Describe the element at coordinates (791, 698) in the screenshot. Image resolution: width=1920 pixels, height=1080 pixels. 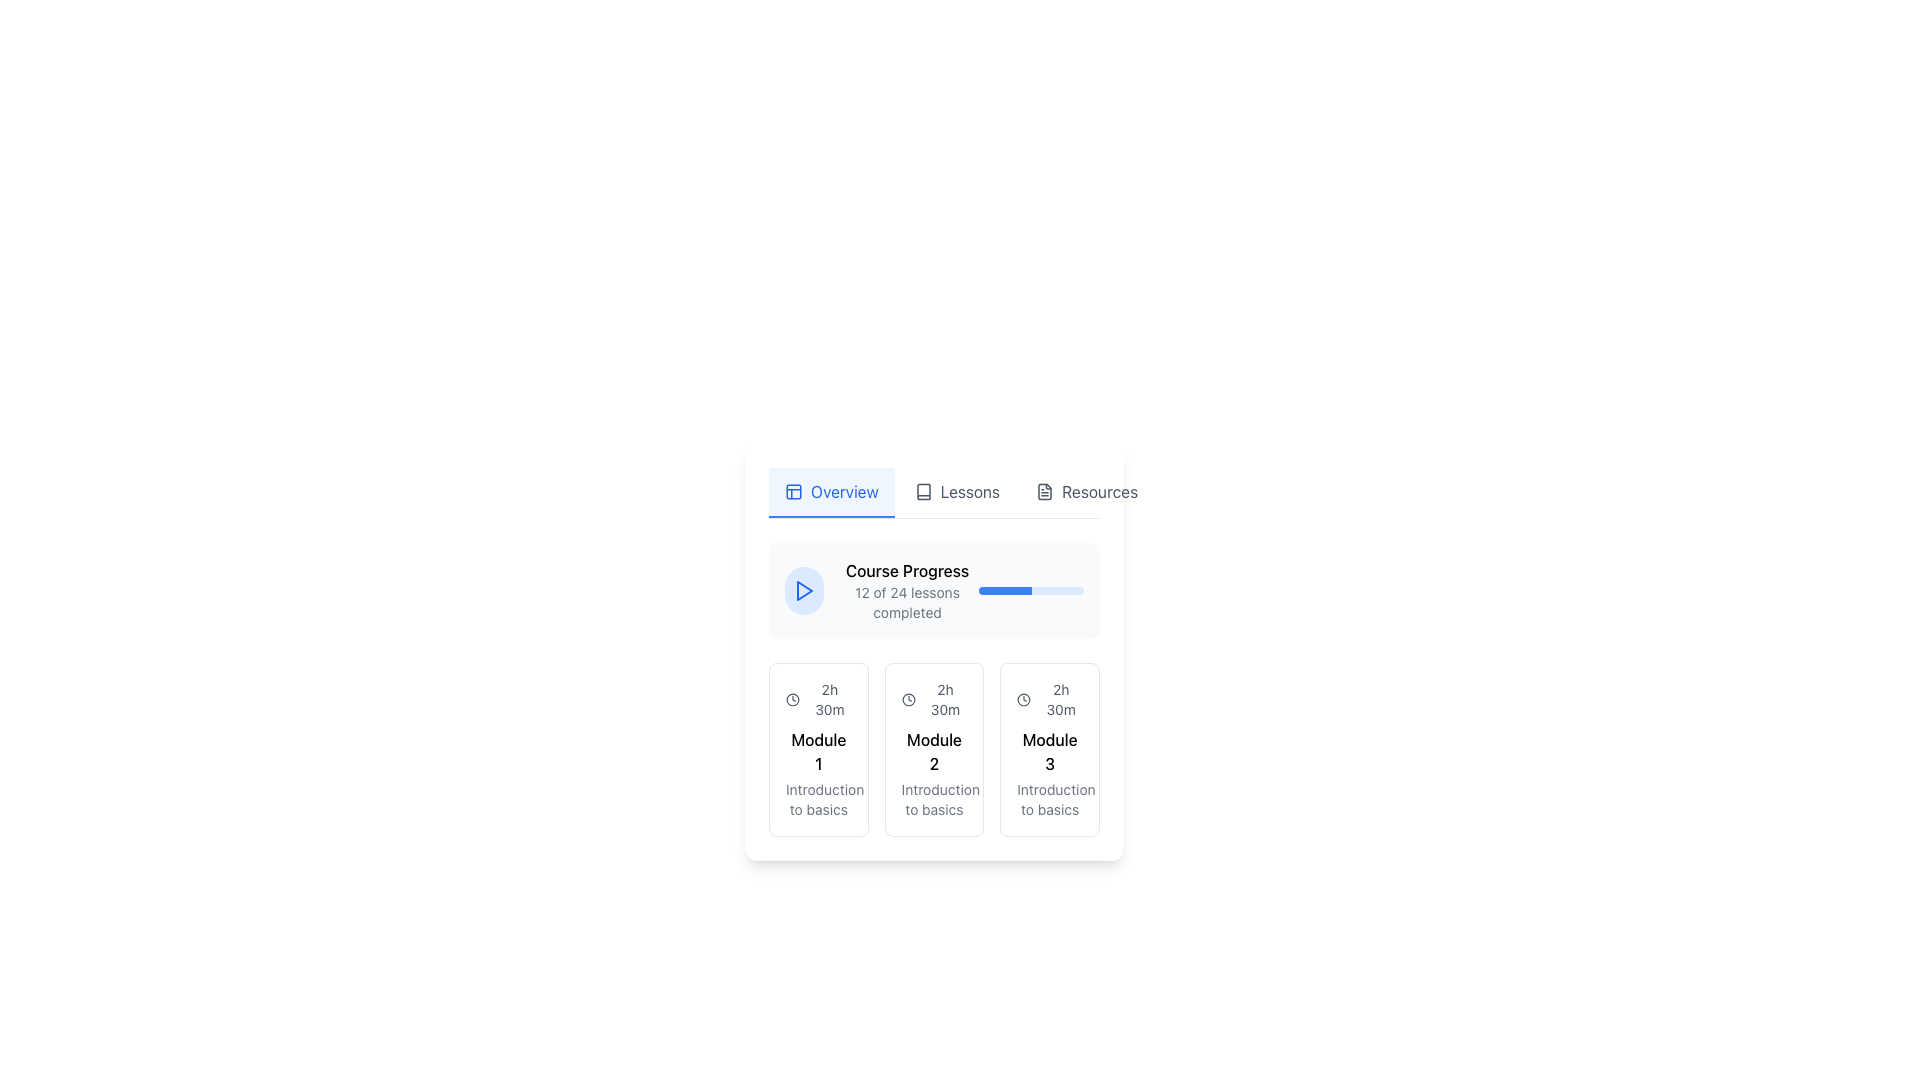
I see `the decorative clock icon indicating the time duration within the first card labeled 'Module 1', positioned to the left of the text '2h 30m'` at that location.